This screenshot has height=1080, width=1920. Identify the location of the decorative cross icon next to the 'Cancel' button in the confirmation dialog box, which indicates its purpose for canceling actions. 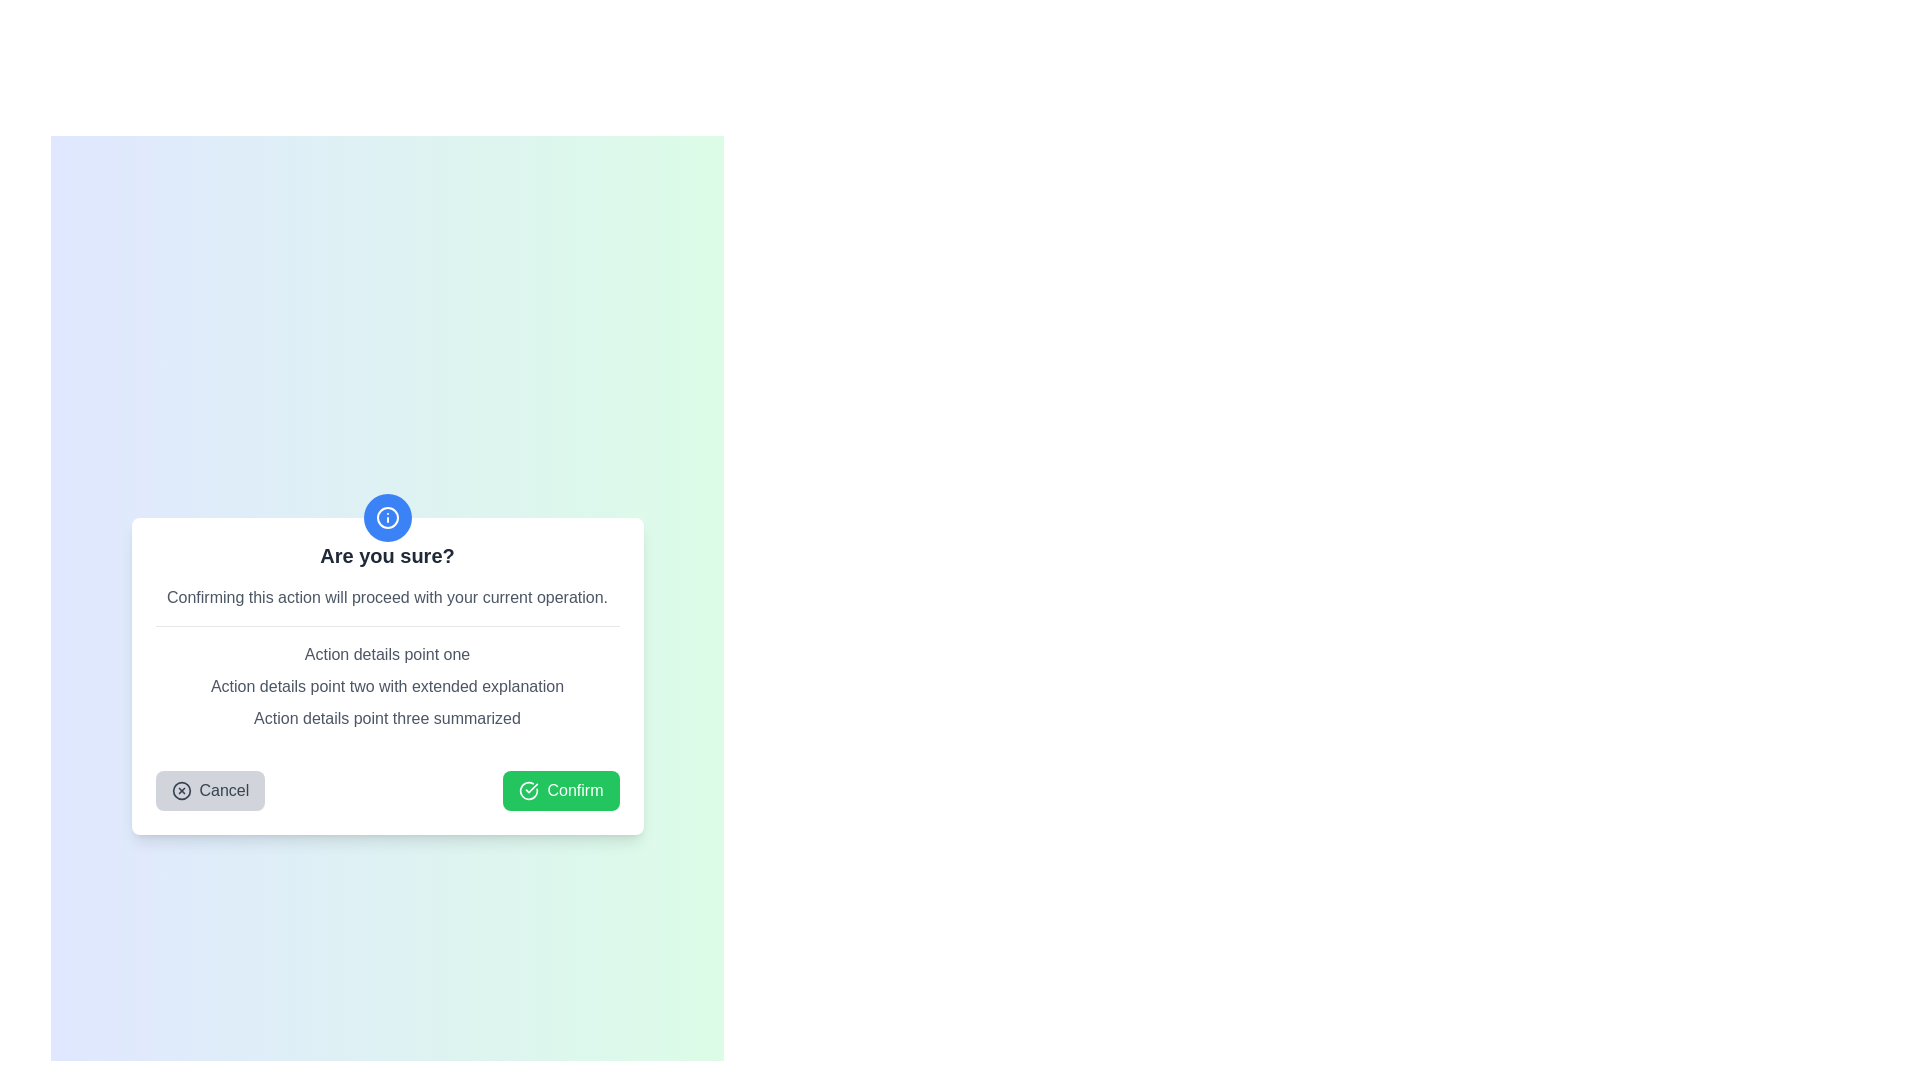
(181, 789).